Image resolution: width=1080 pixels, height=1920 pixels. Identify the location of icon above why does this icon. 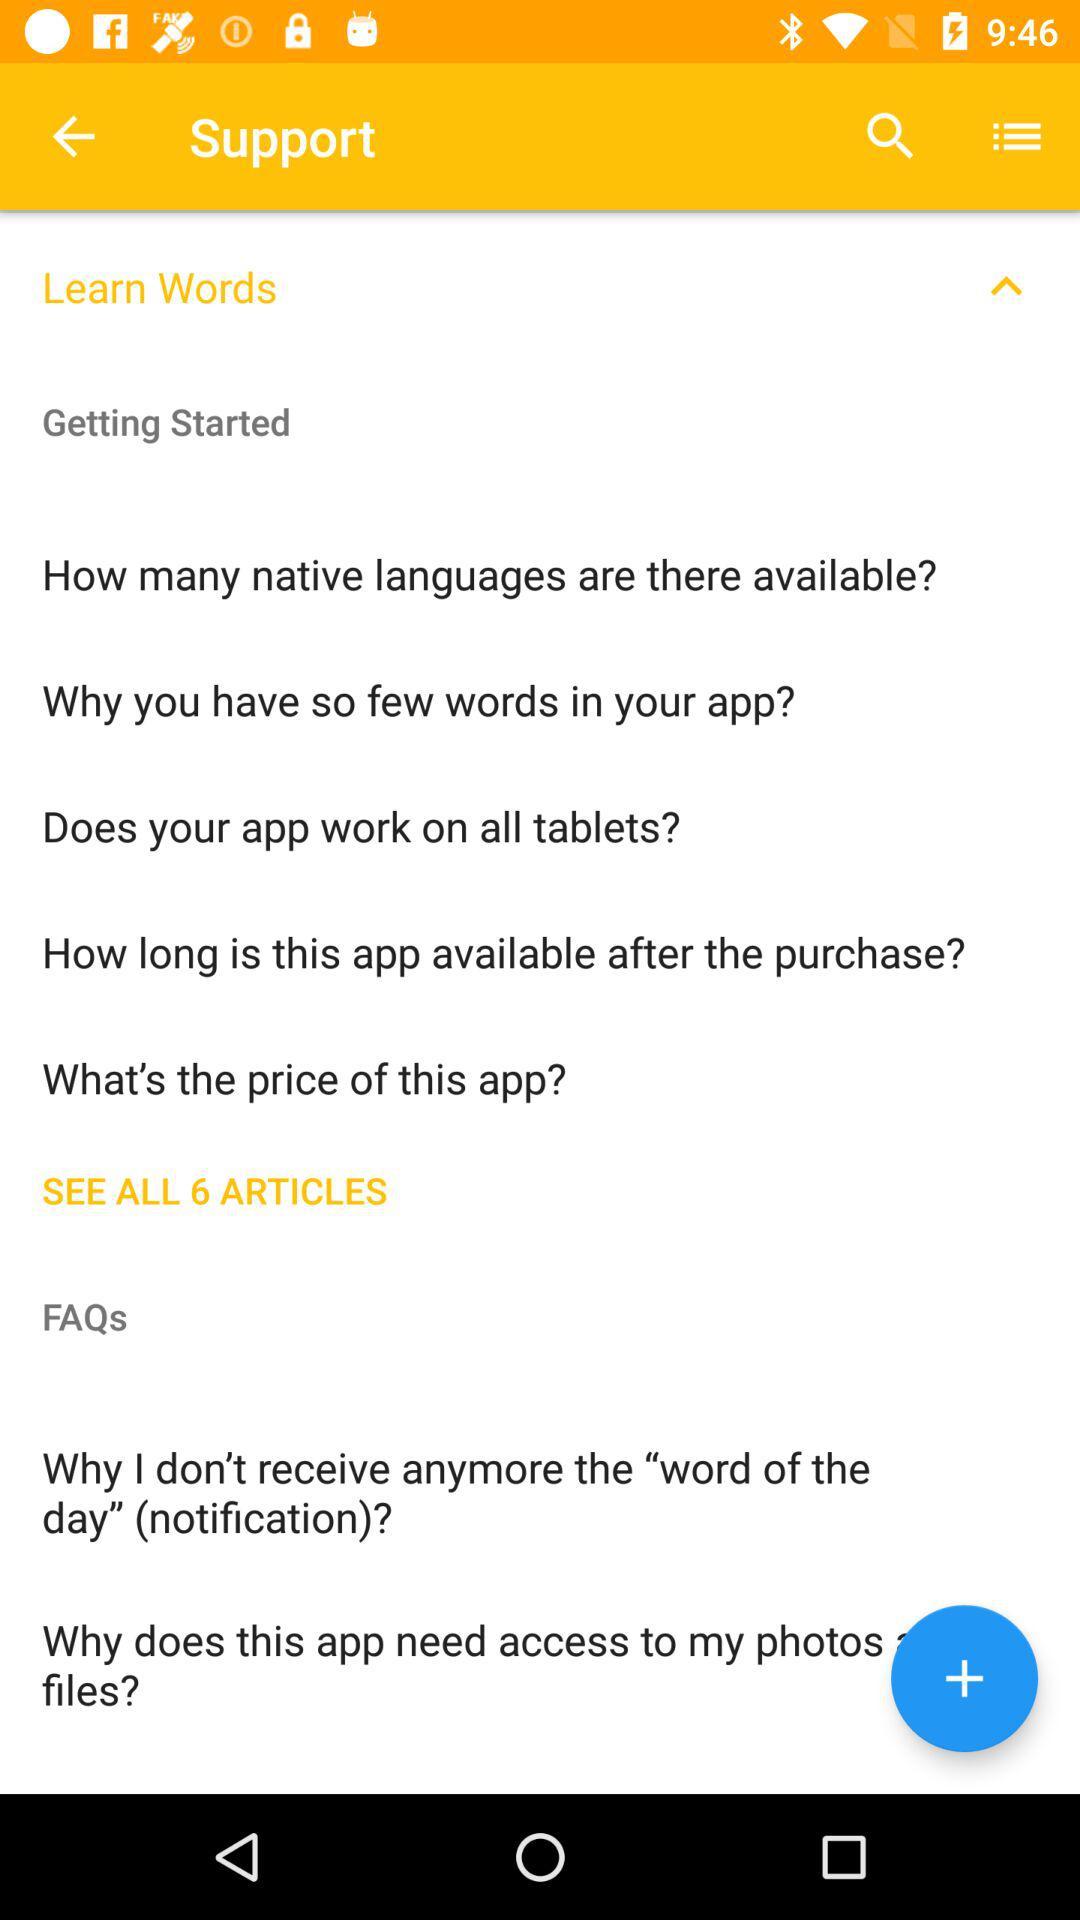
(540, 1490).